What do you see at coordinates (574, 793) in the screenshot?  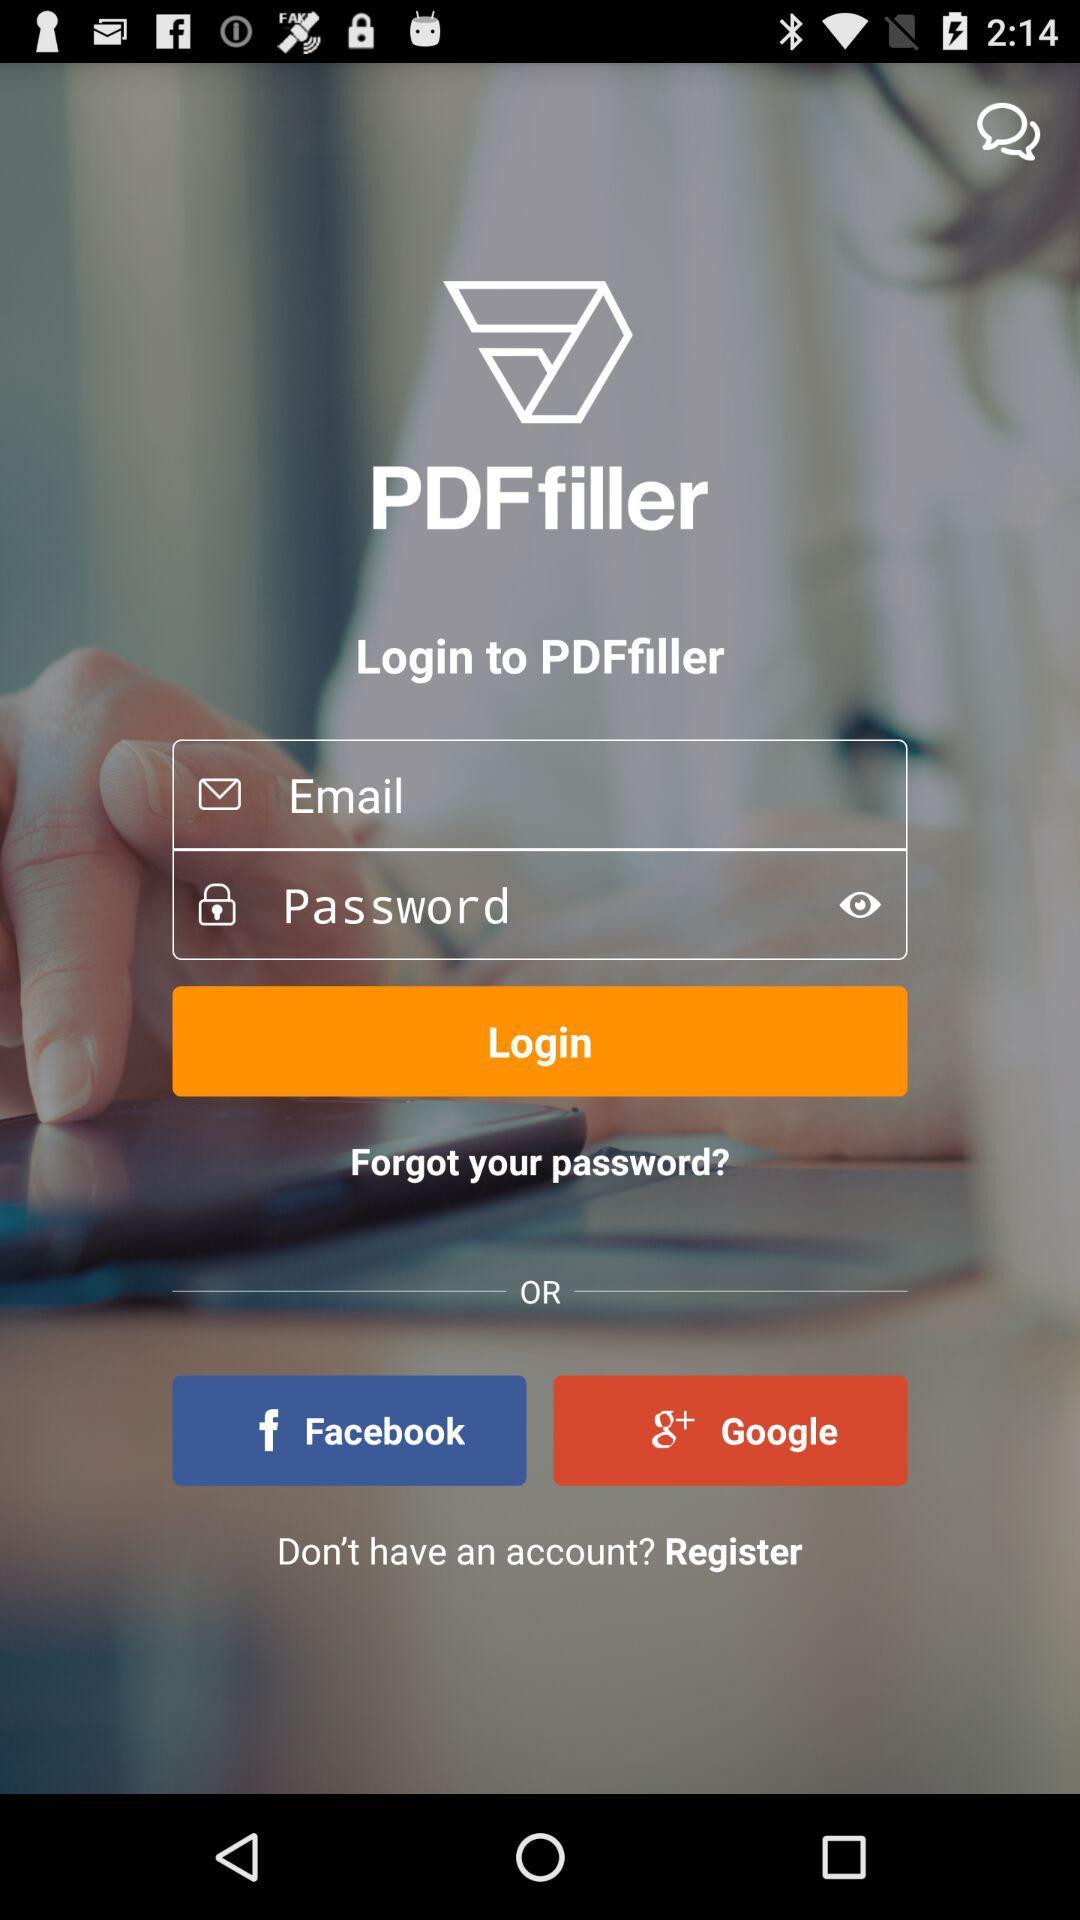 I see `email` at bounding box center [574, 793].